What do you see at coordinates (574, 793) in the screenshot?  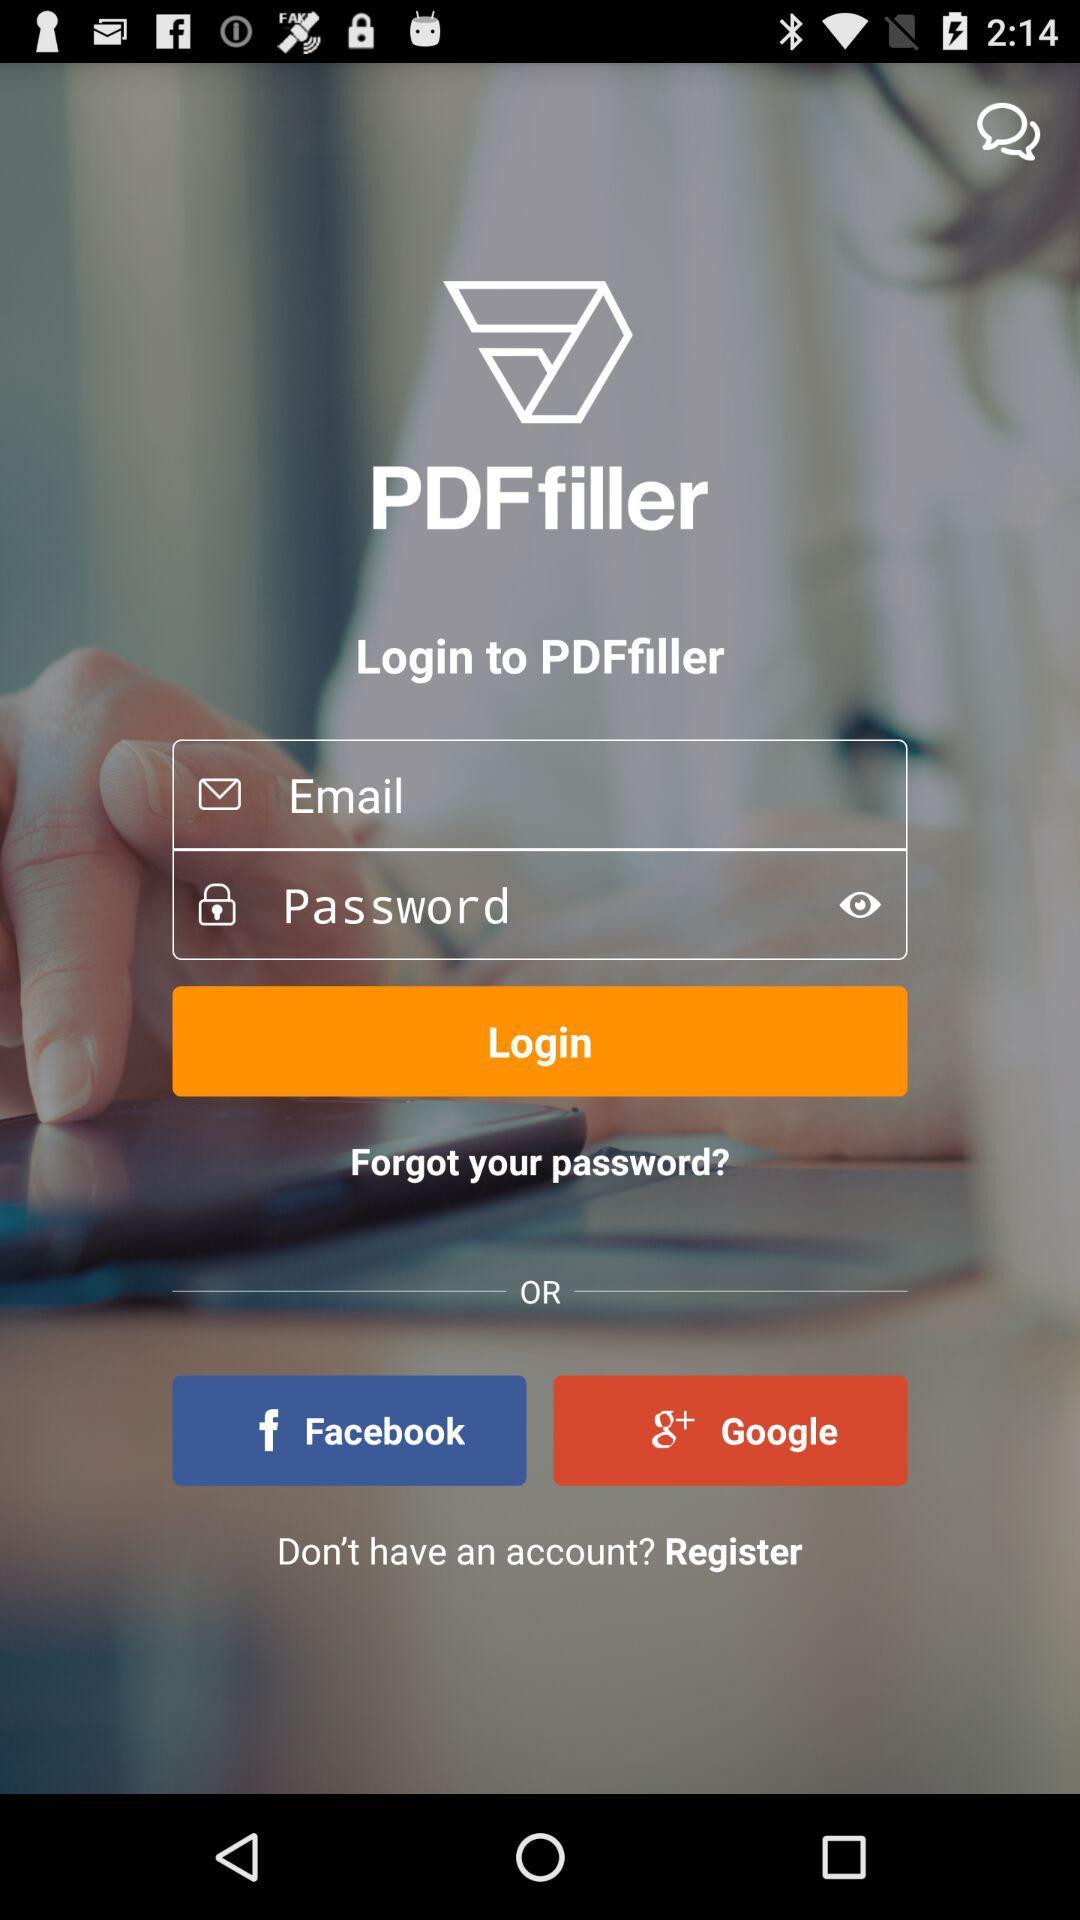 I see `email` at bounding box center [574, 793].